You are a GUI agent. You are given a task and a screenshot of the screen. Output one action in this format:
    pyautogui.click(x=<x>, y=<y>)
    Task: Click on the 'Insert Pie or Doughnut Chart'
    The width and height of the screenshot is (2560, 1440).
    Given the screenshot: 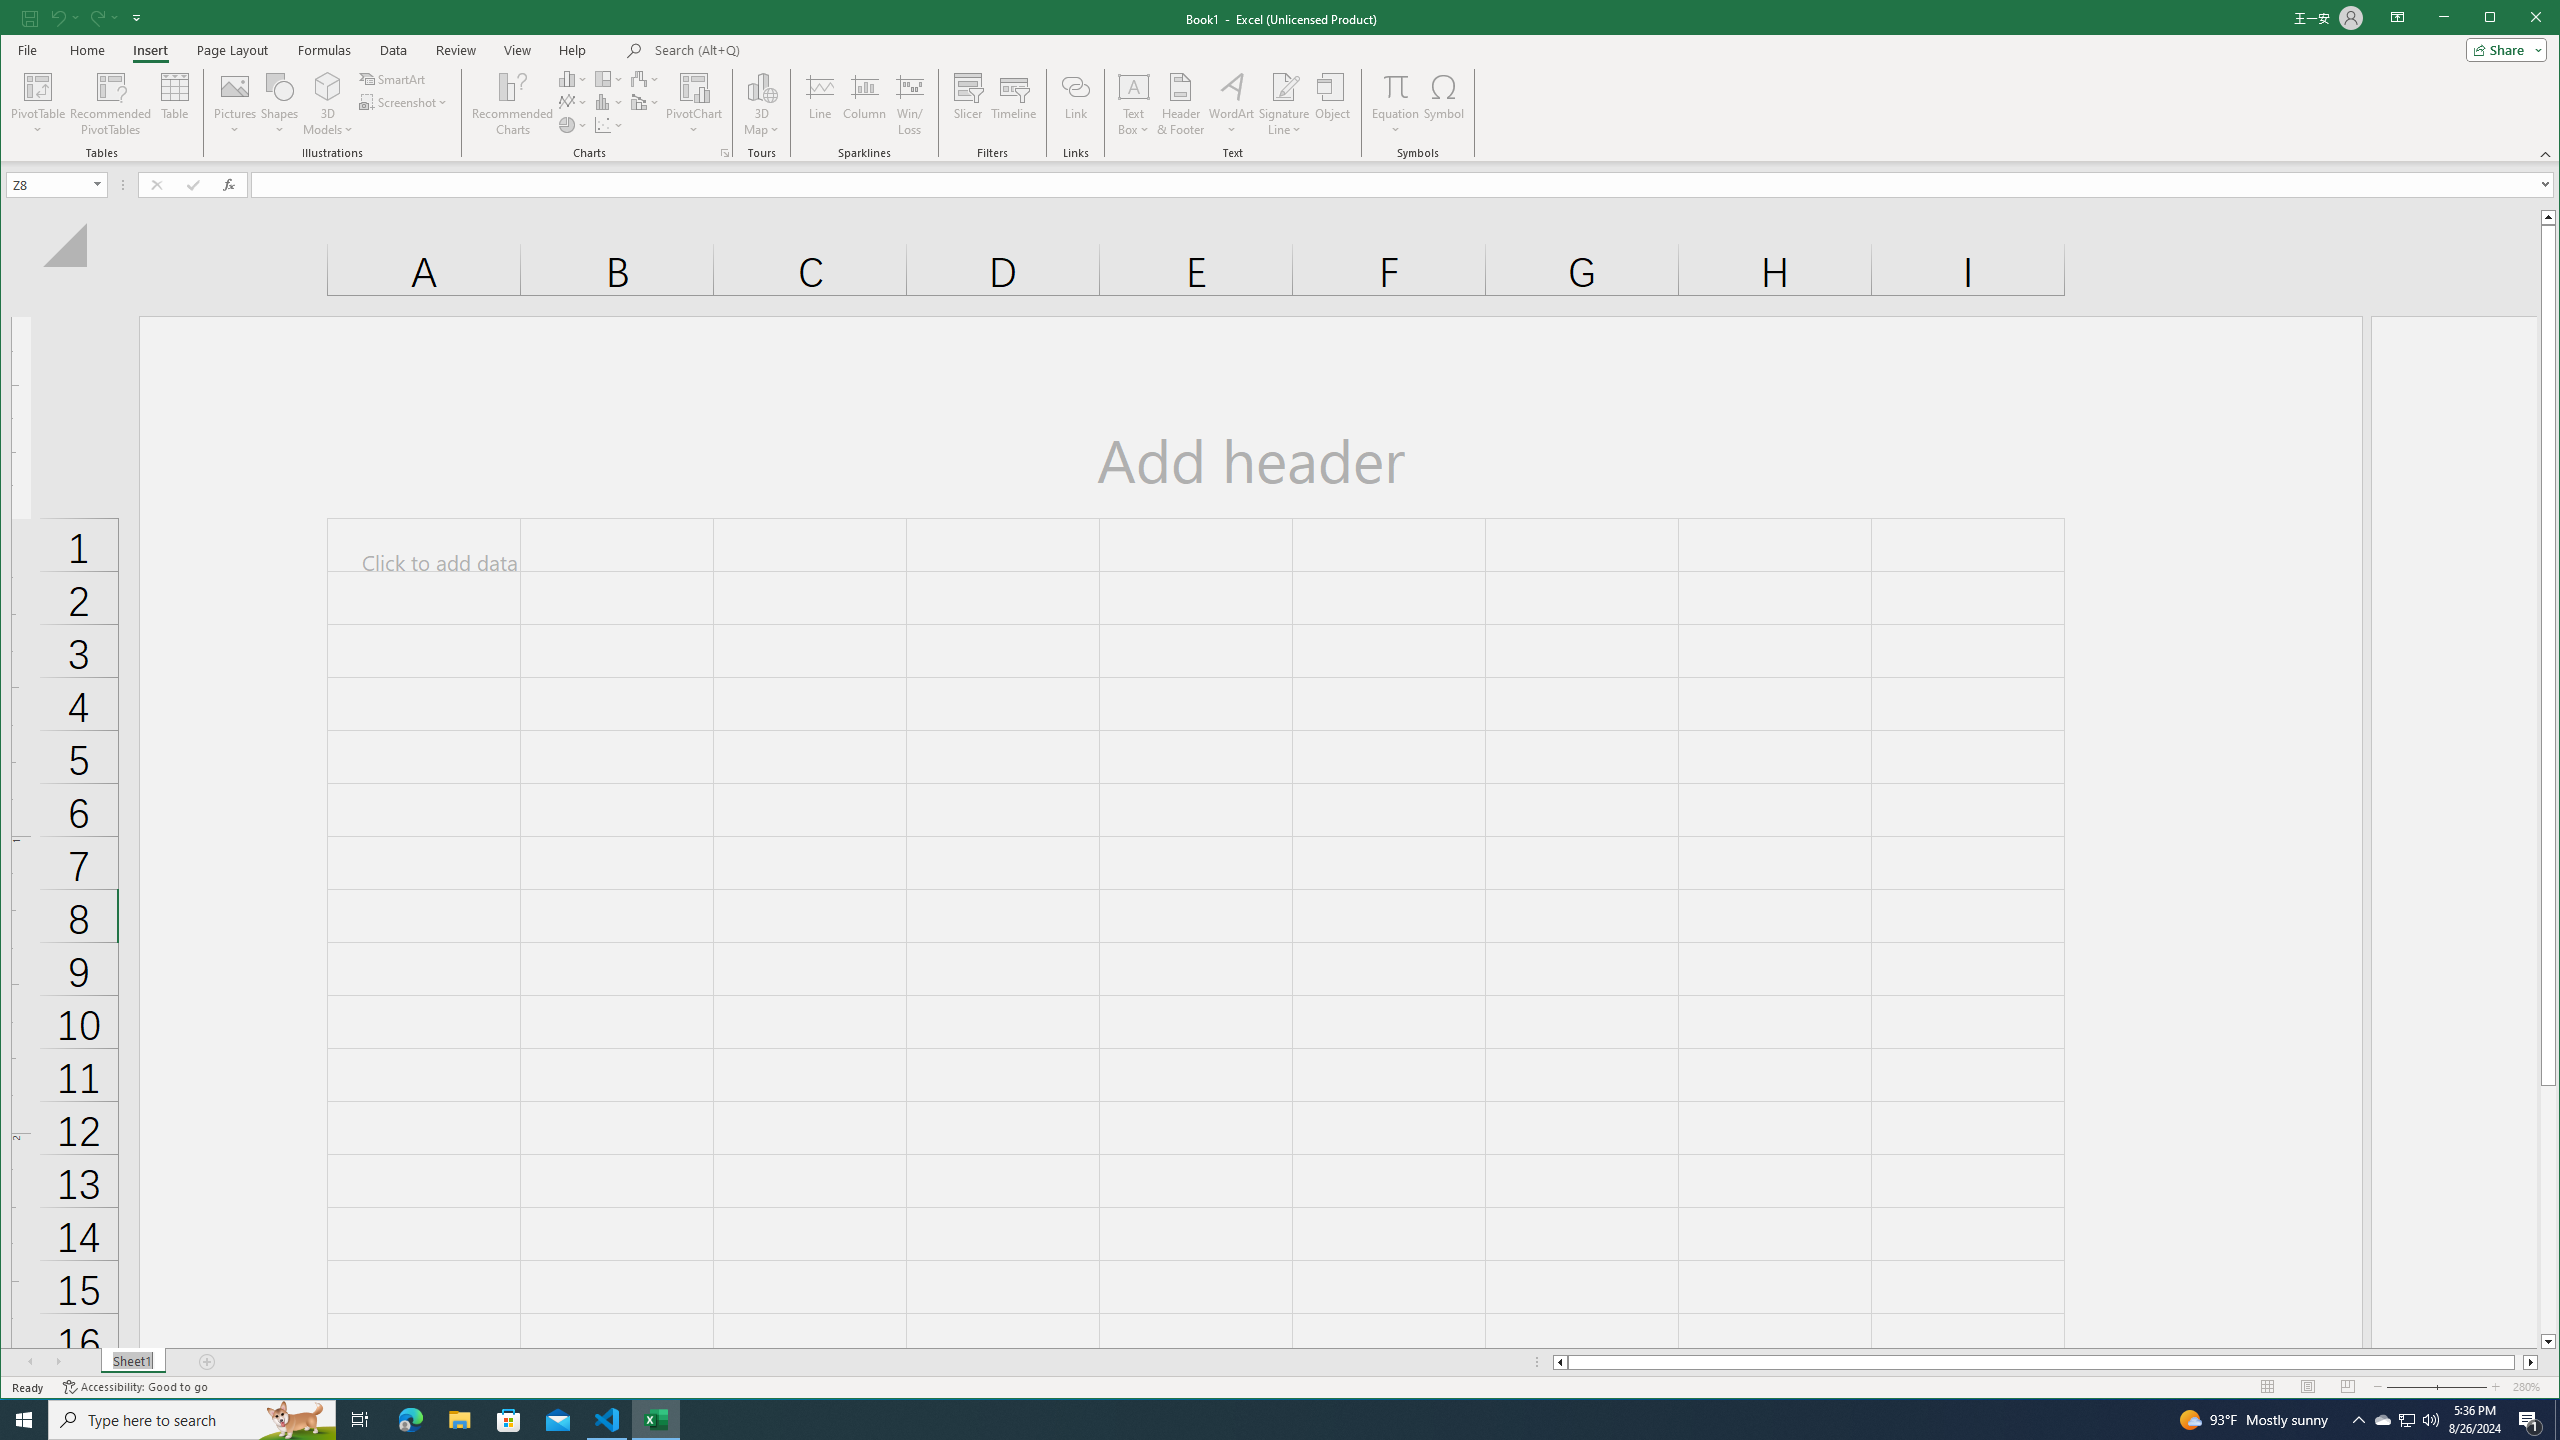 What is the action you would take?
    pyautogui.click(x=608, y=102)
    